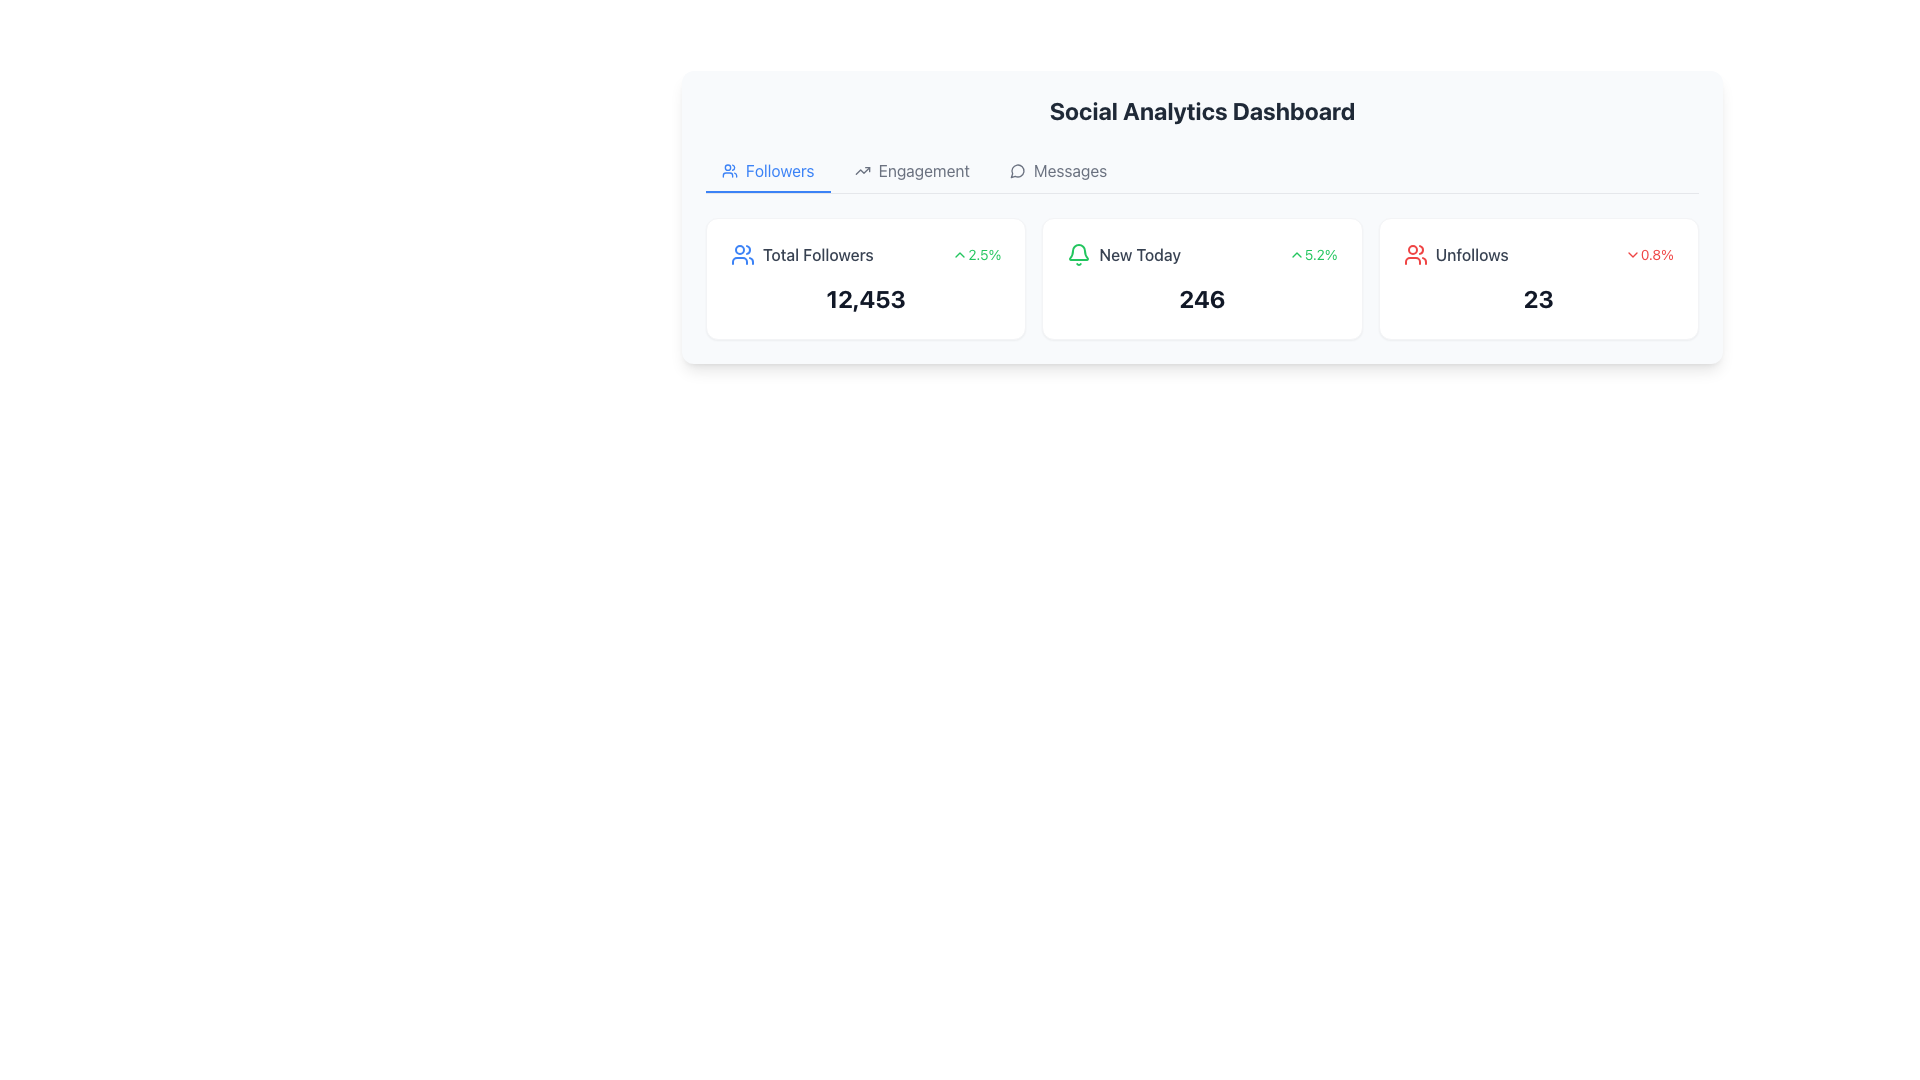 The image size is (1920, 1080). What do you see at coordinates (976, 253) in the screenshot?
I see `the upward chevron icon and text '2.5%' located in the upper-right section of the 'Total Followers' card` at bounding box center [976, 253].